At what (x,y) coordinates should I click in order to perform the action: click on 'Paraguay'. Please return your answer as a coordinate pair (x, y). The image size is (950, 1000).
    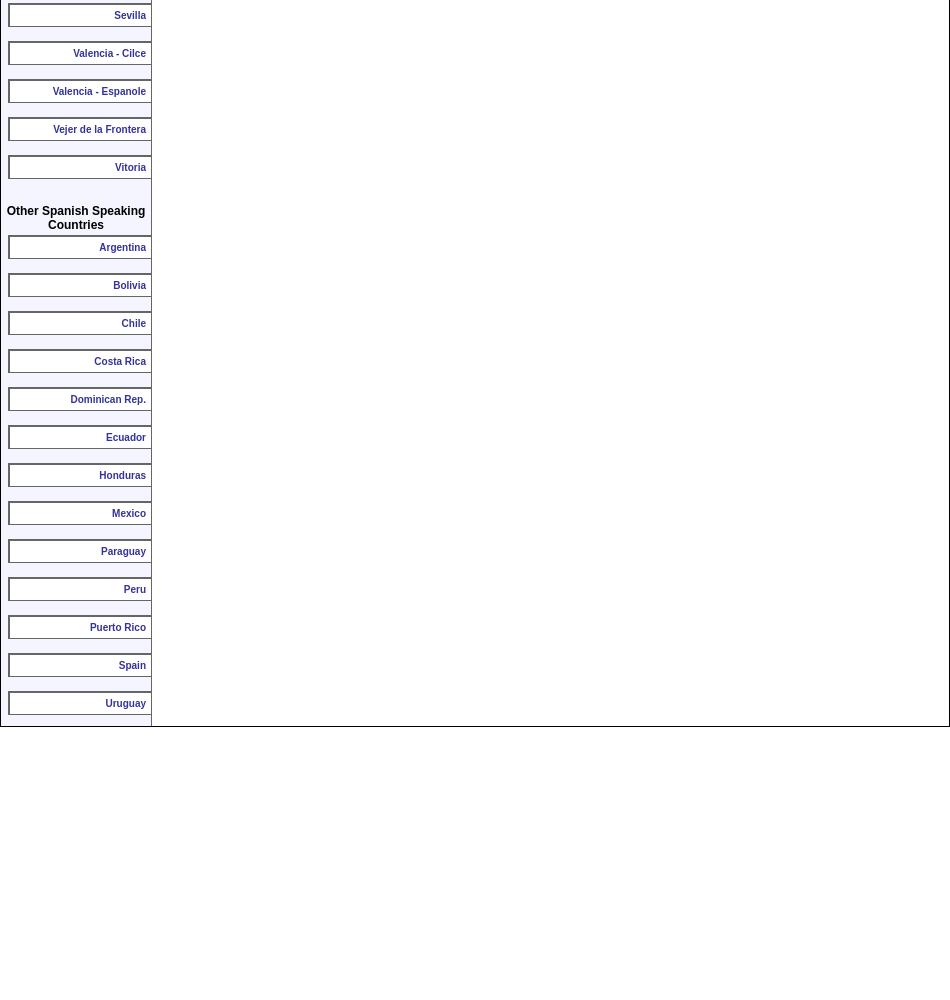
    Looking at the image, I should click on (123, 551).